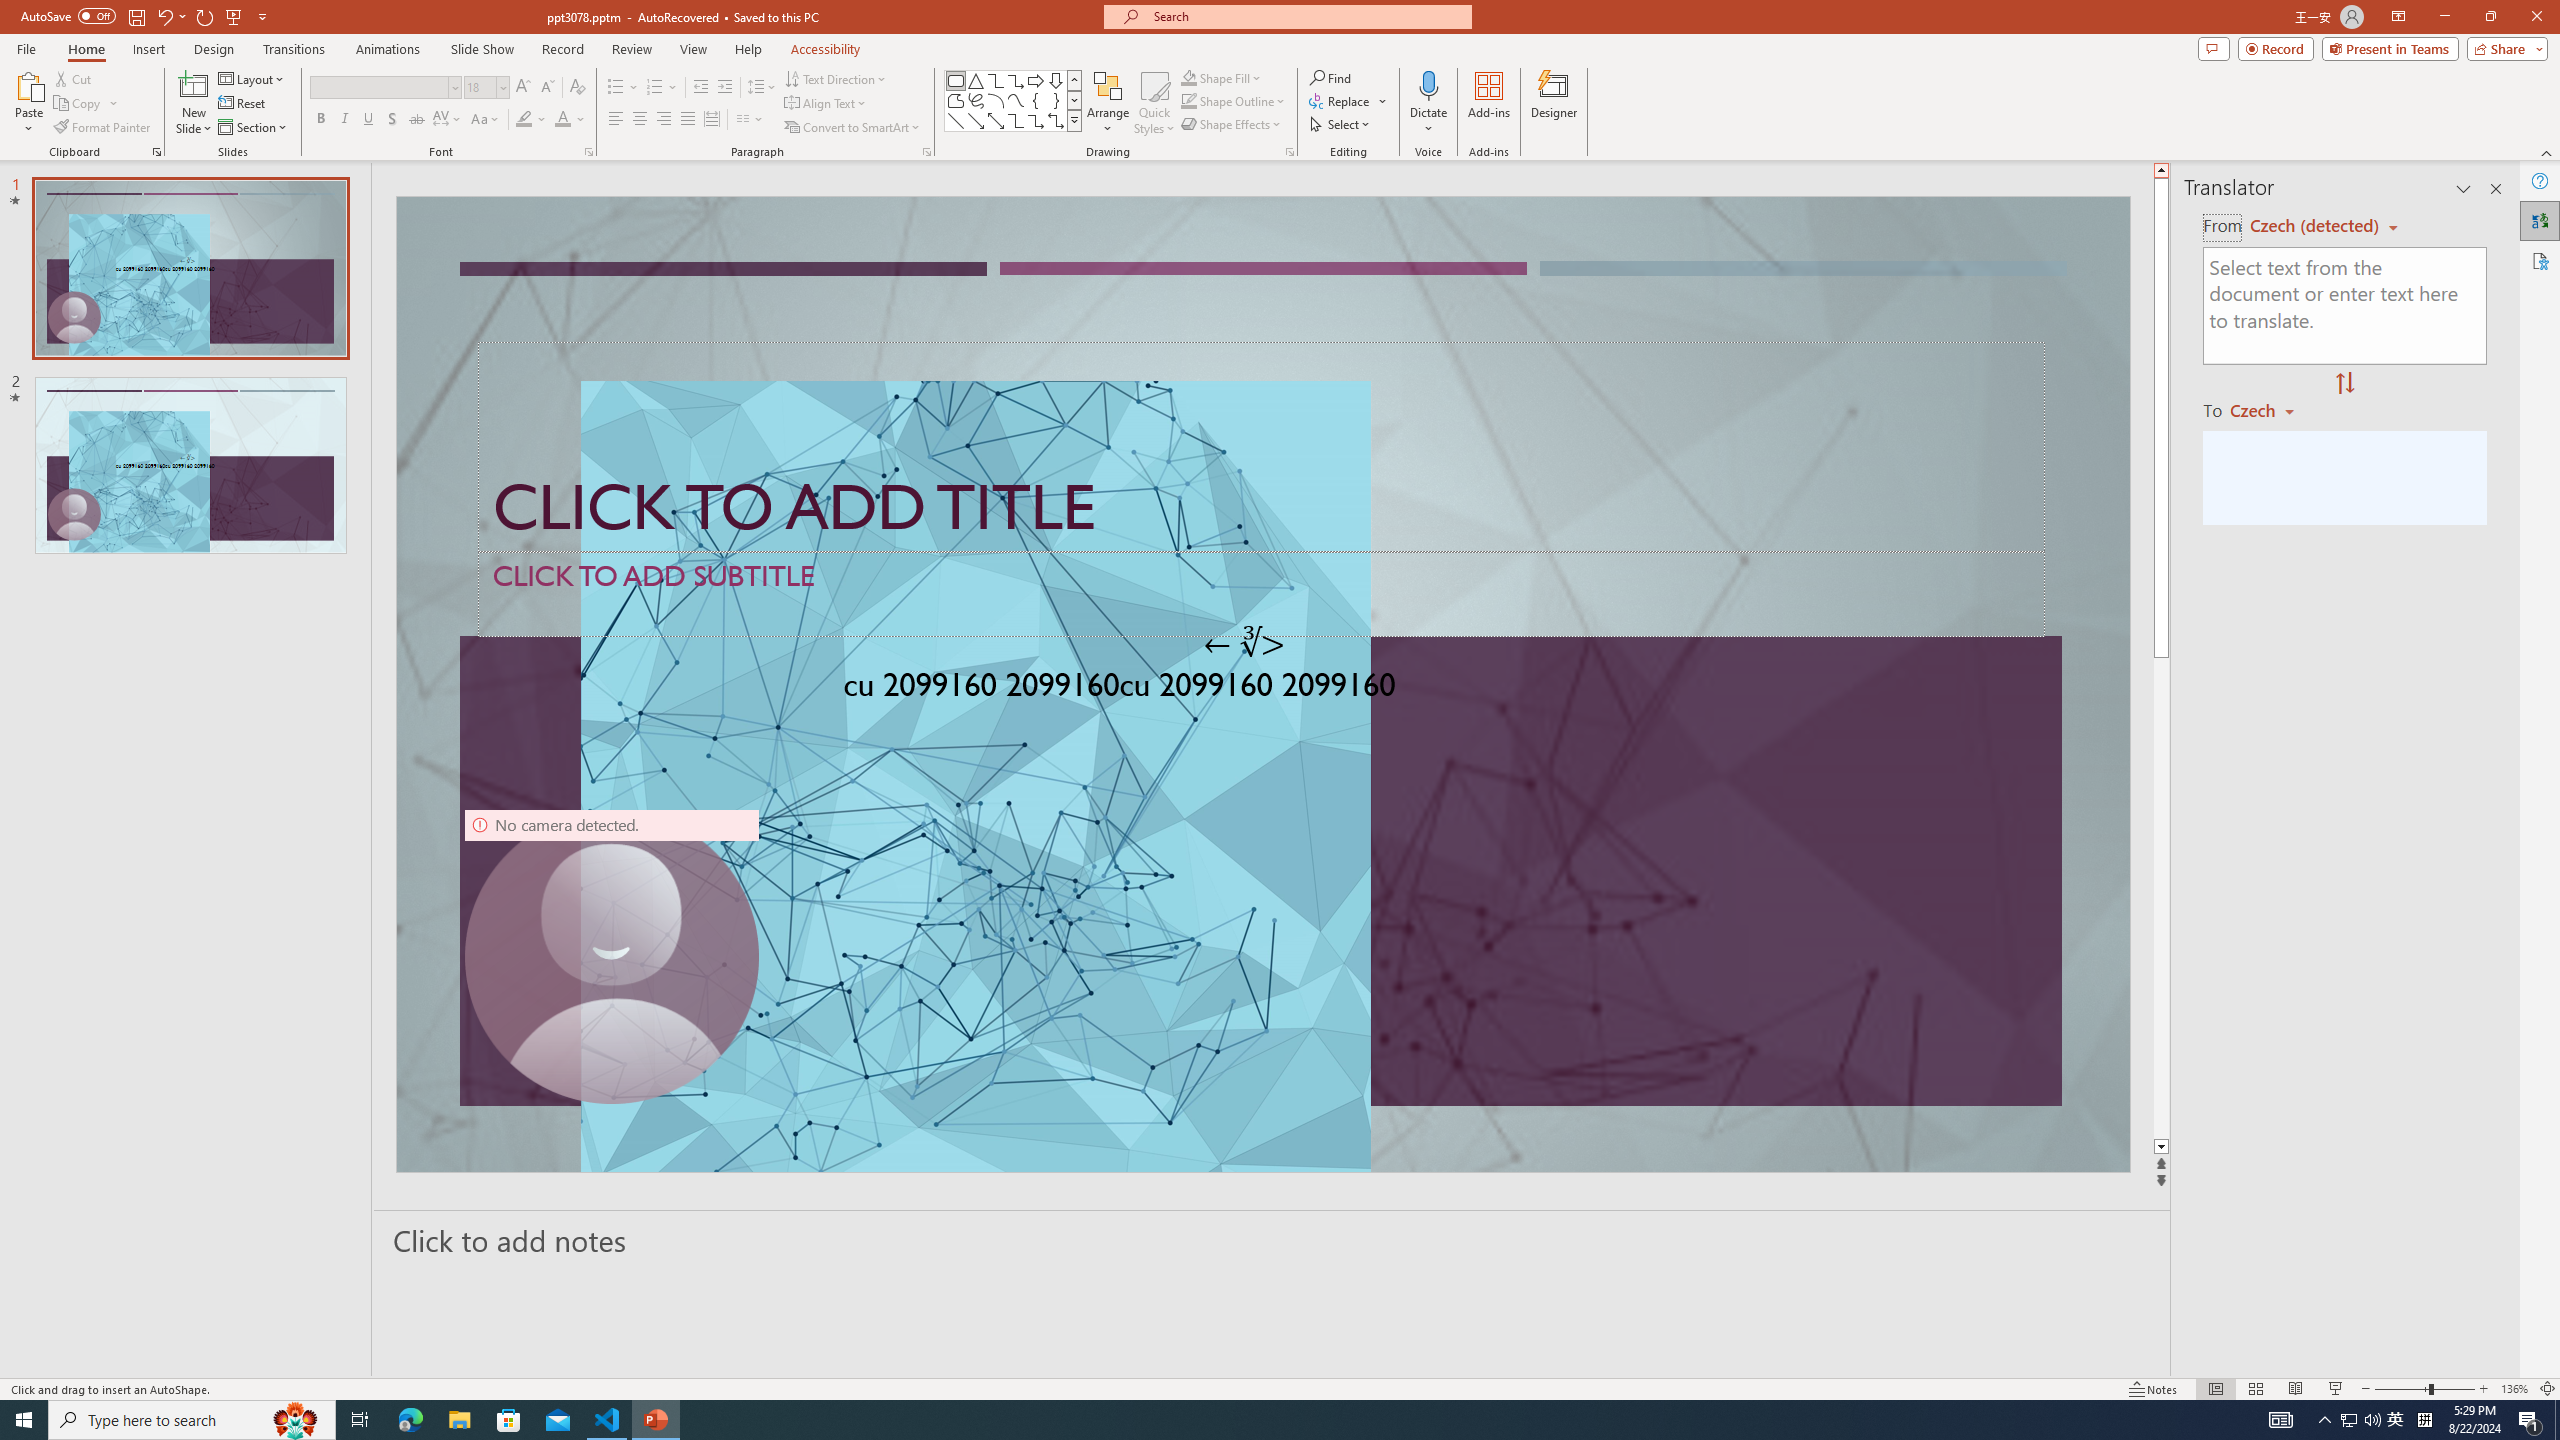 This screenshot has height=1440, width=2560. I want to click on 'Zoom 136%', so click(2515, 1389).